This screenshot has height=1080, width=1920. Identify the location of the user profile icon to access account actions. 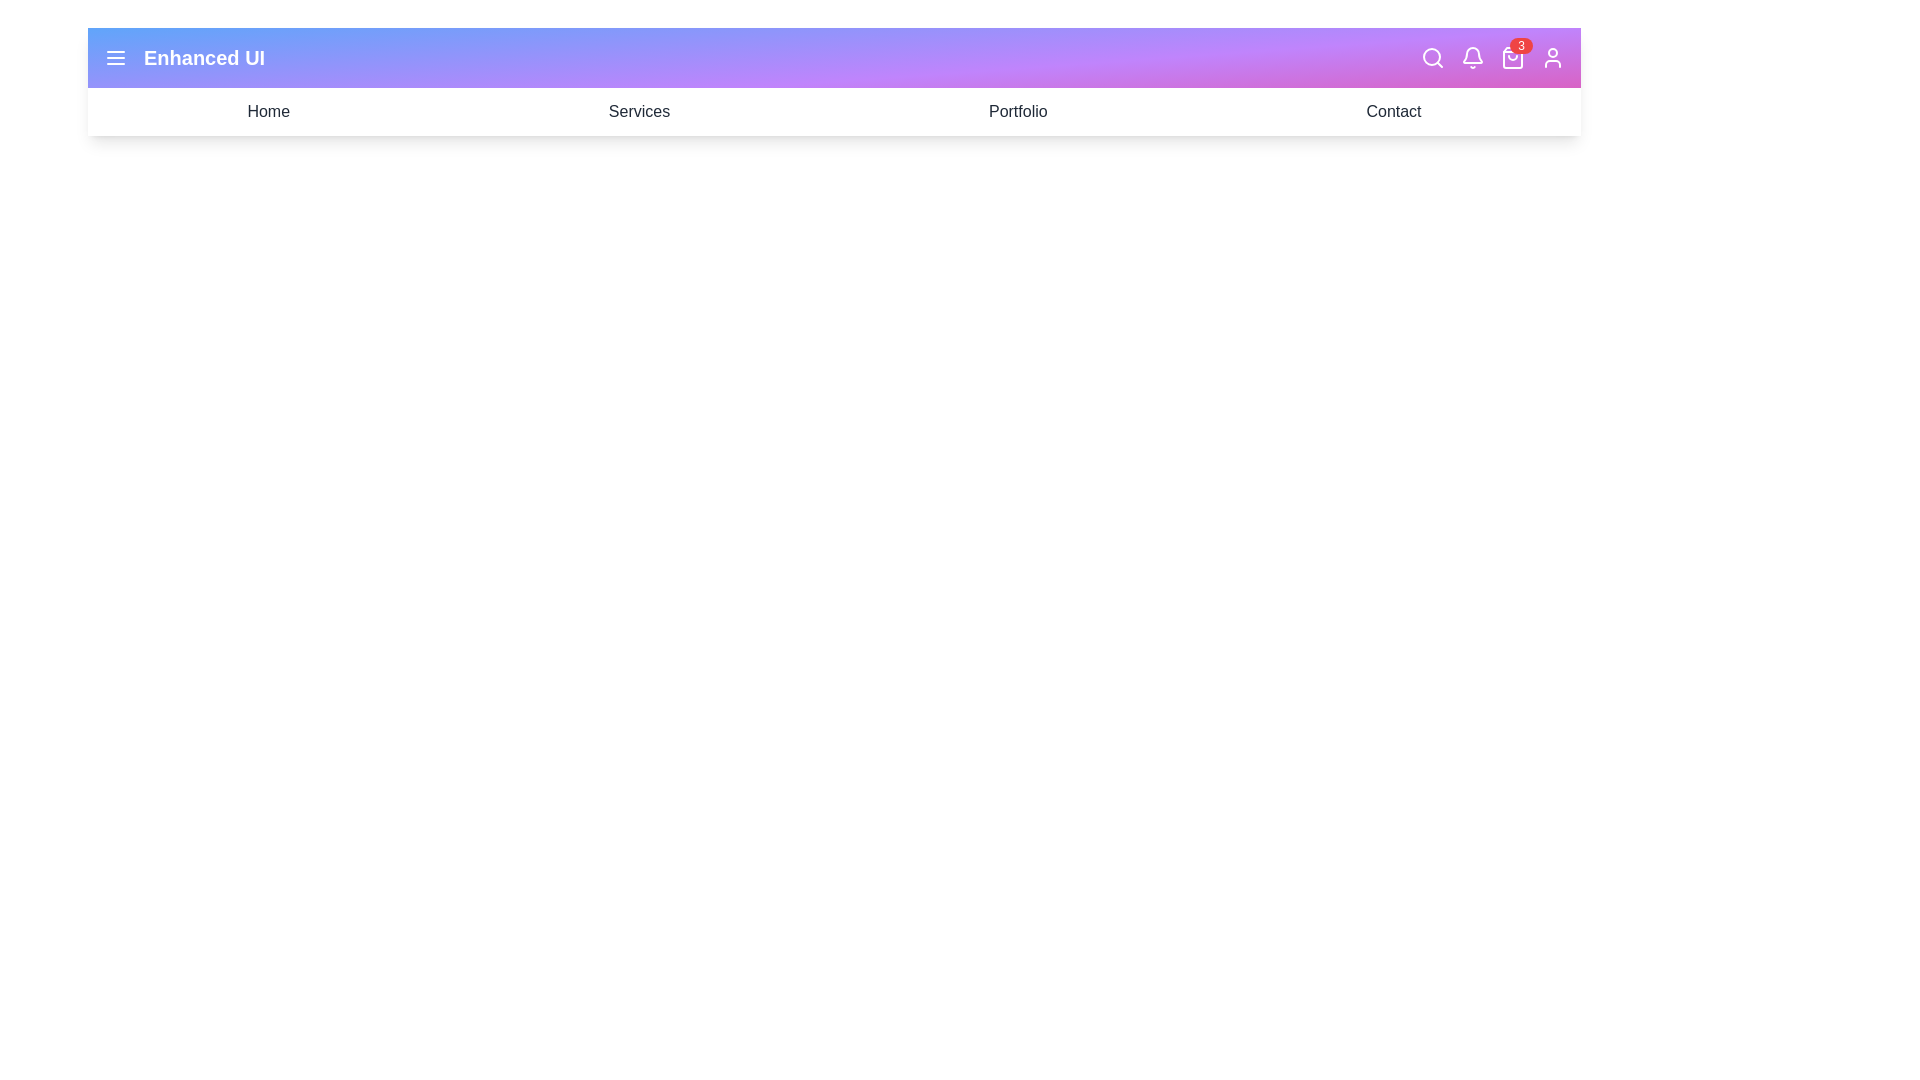
(1552, 56).